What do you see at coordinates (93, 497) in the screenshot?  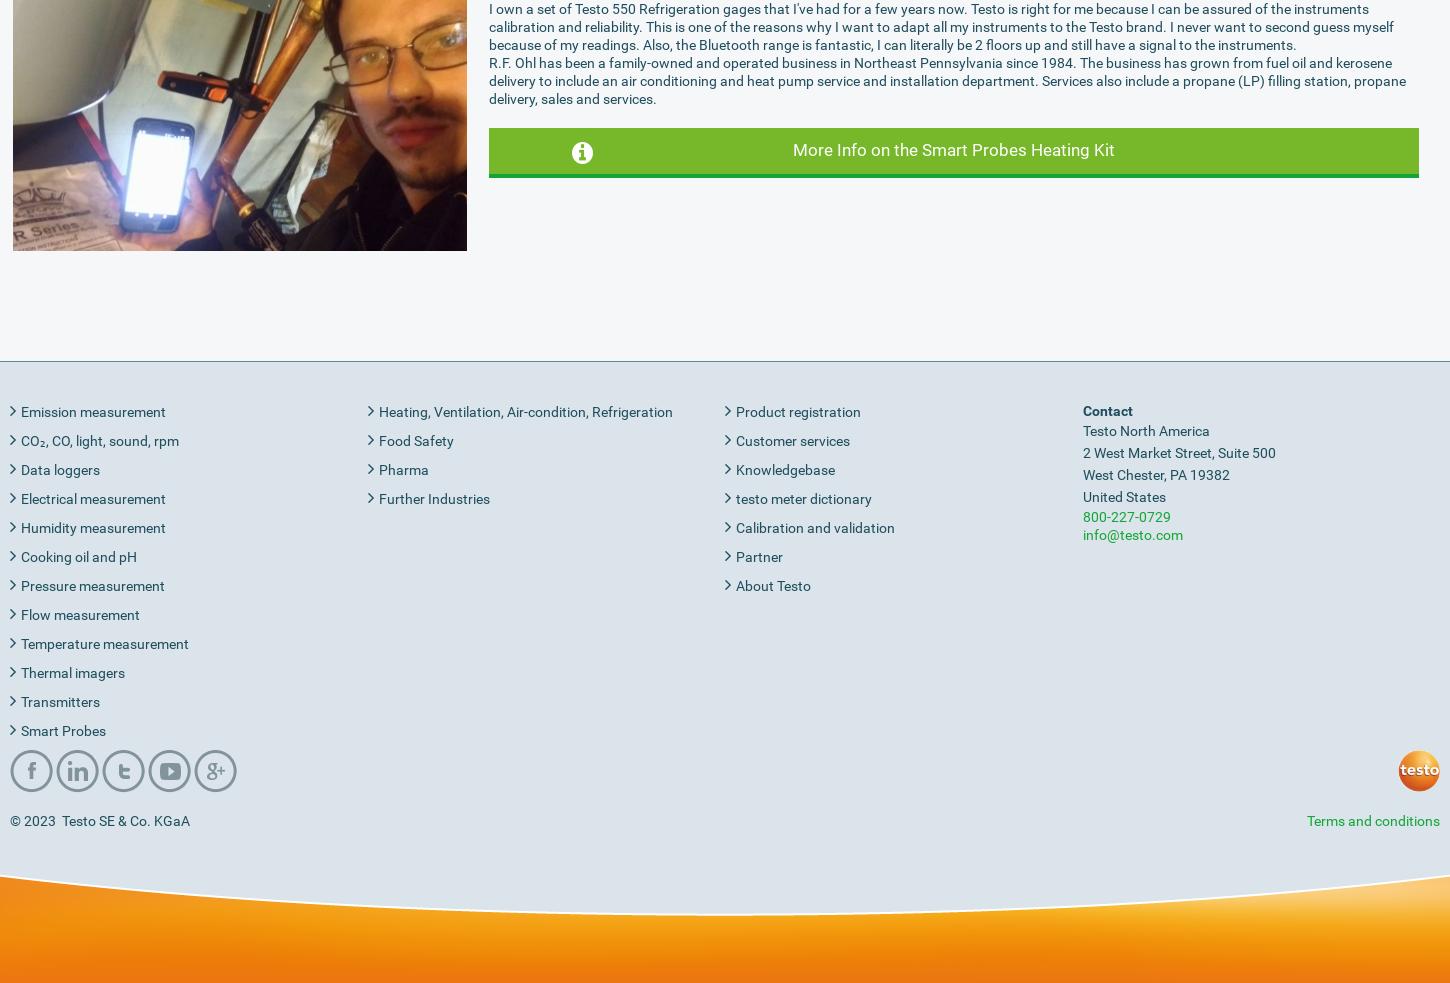 I see `'Electrical measurement'` at bounding box center [93, 497].